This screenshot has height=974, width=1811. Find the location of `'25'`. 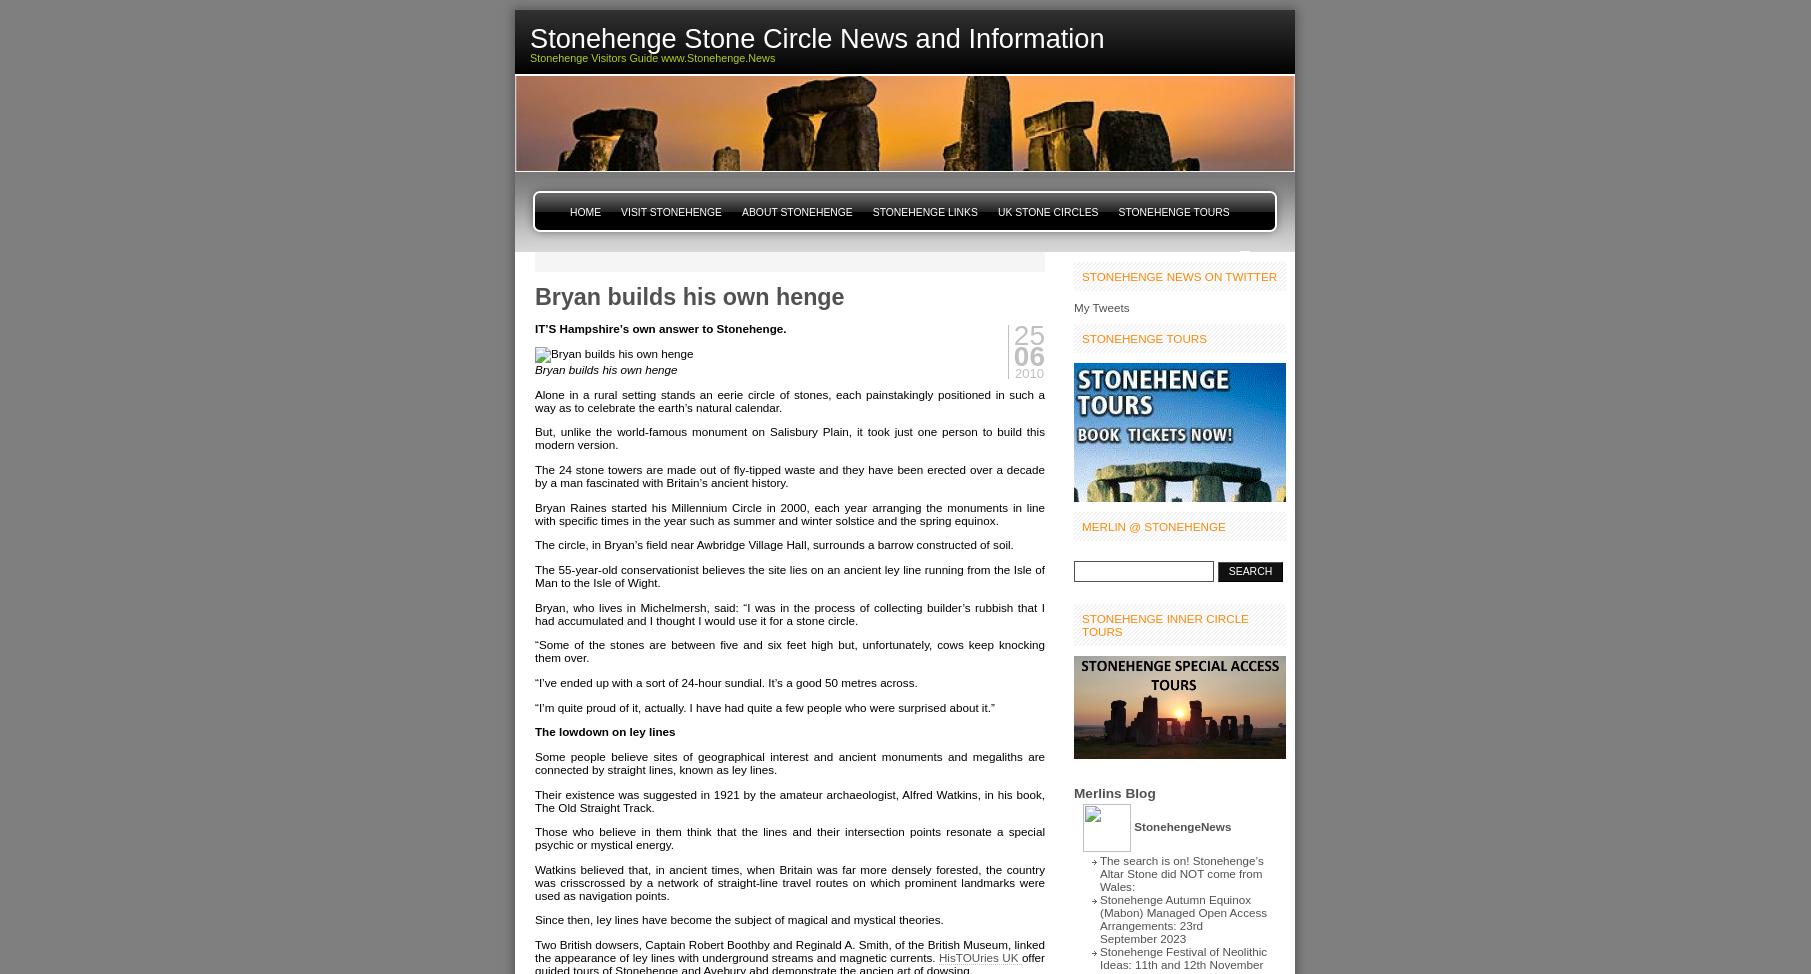

'25' is located at coordinates (1029, 334).